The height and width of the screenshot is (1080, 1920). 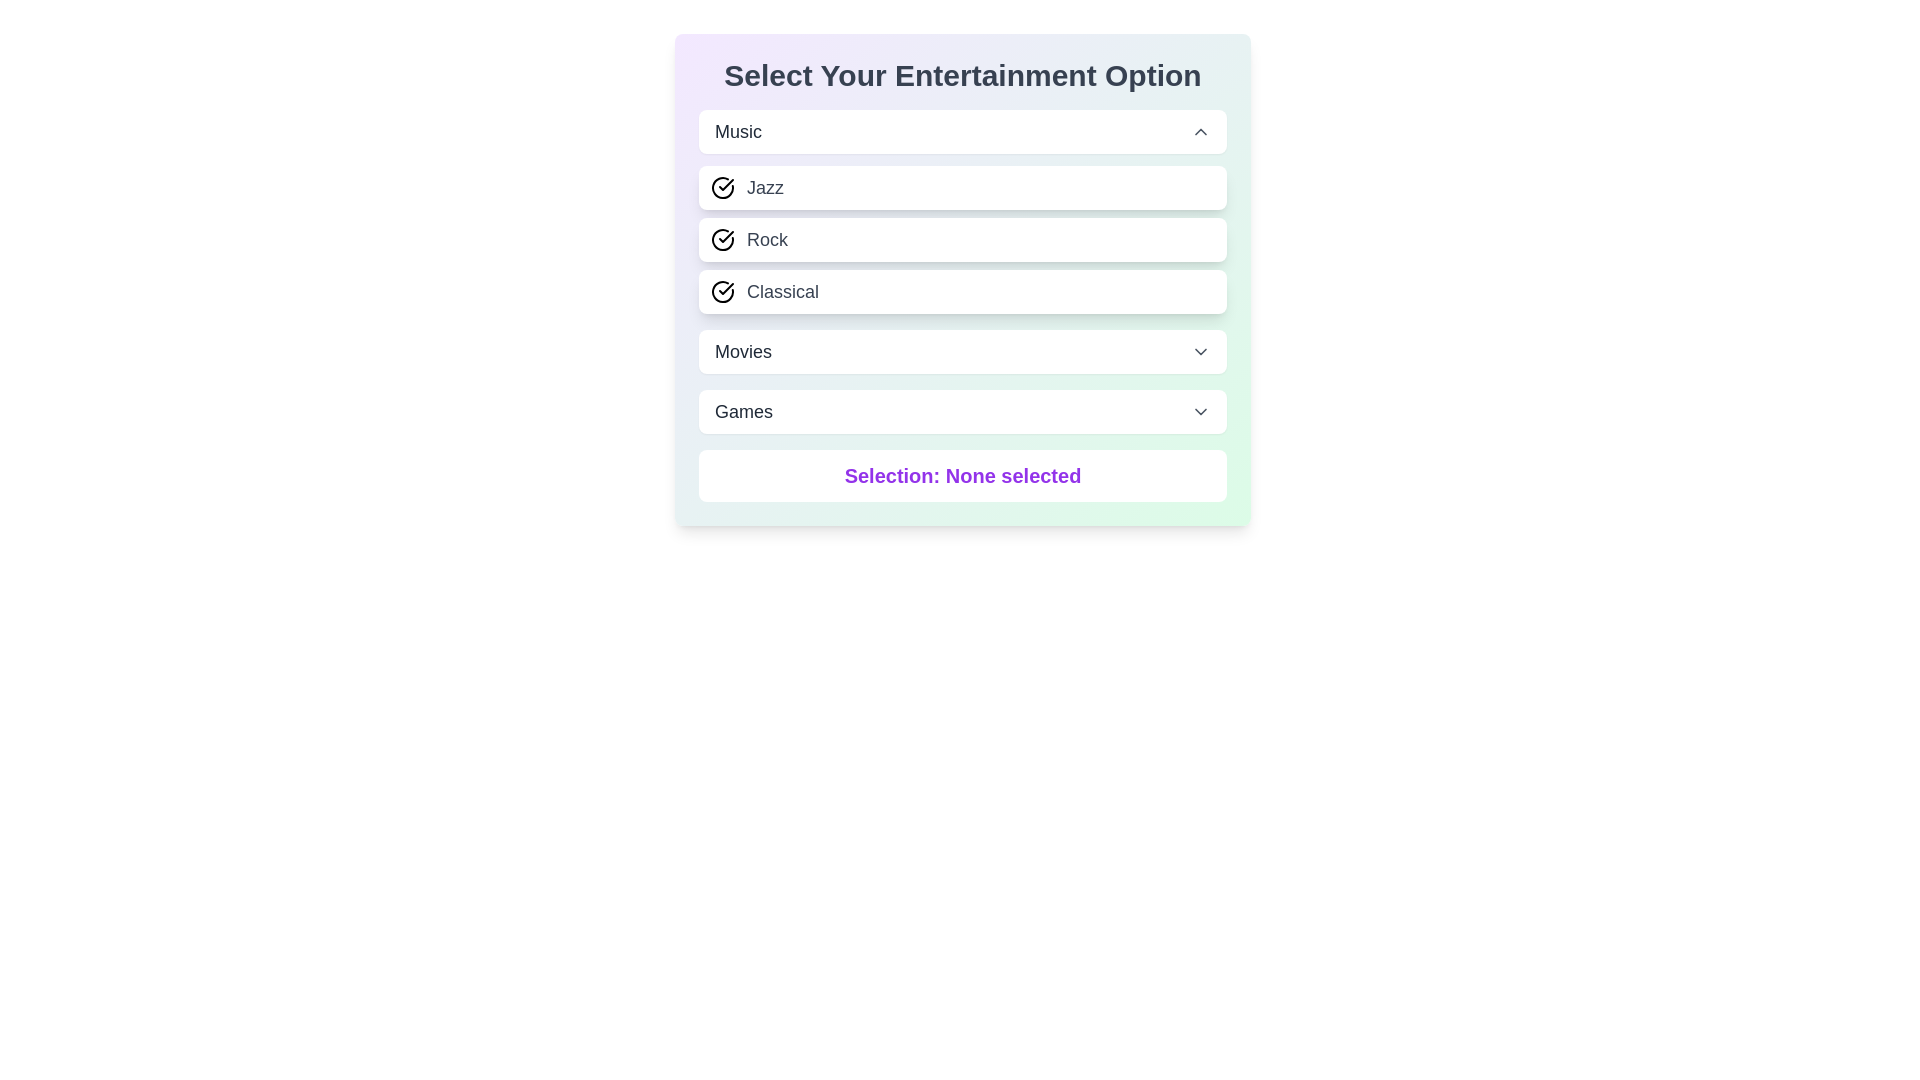 I want to click on the downwards-pointing chevron icon next to the 'Games' label, so click(x=1200, y=411).